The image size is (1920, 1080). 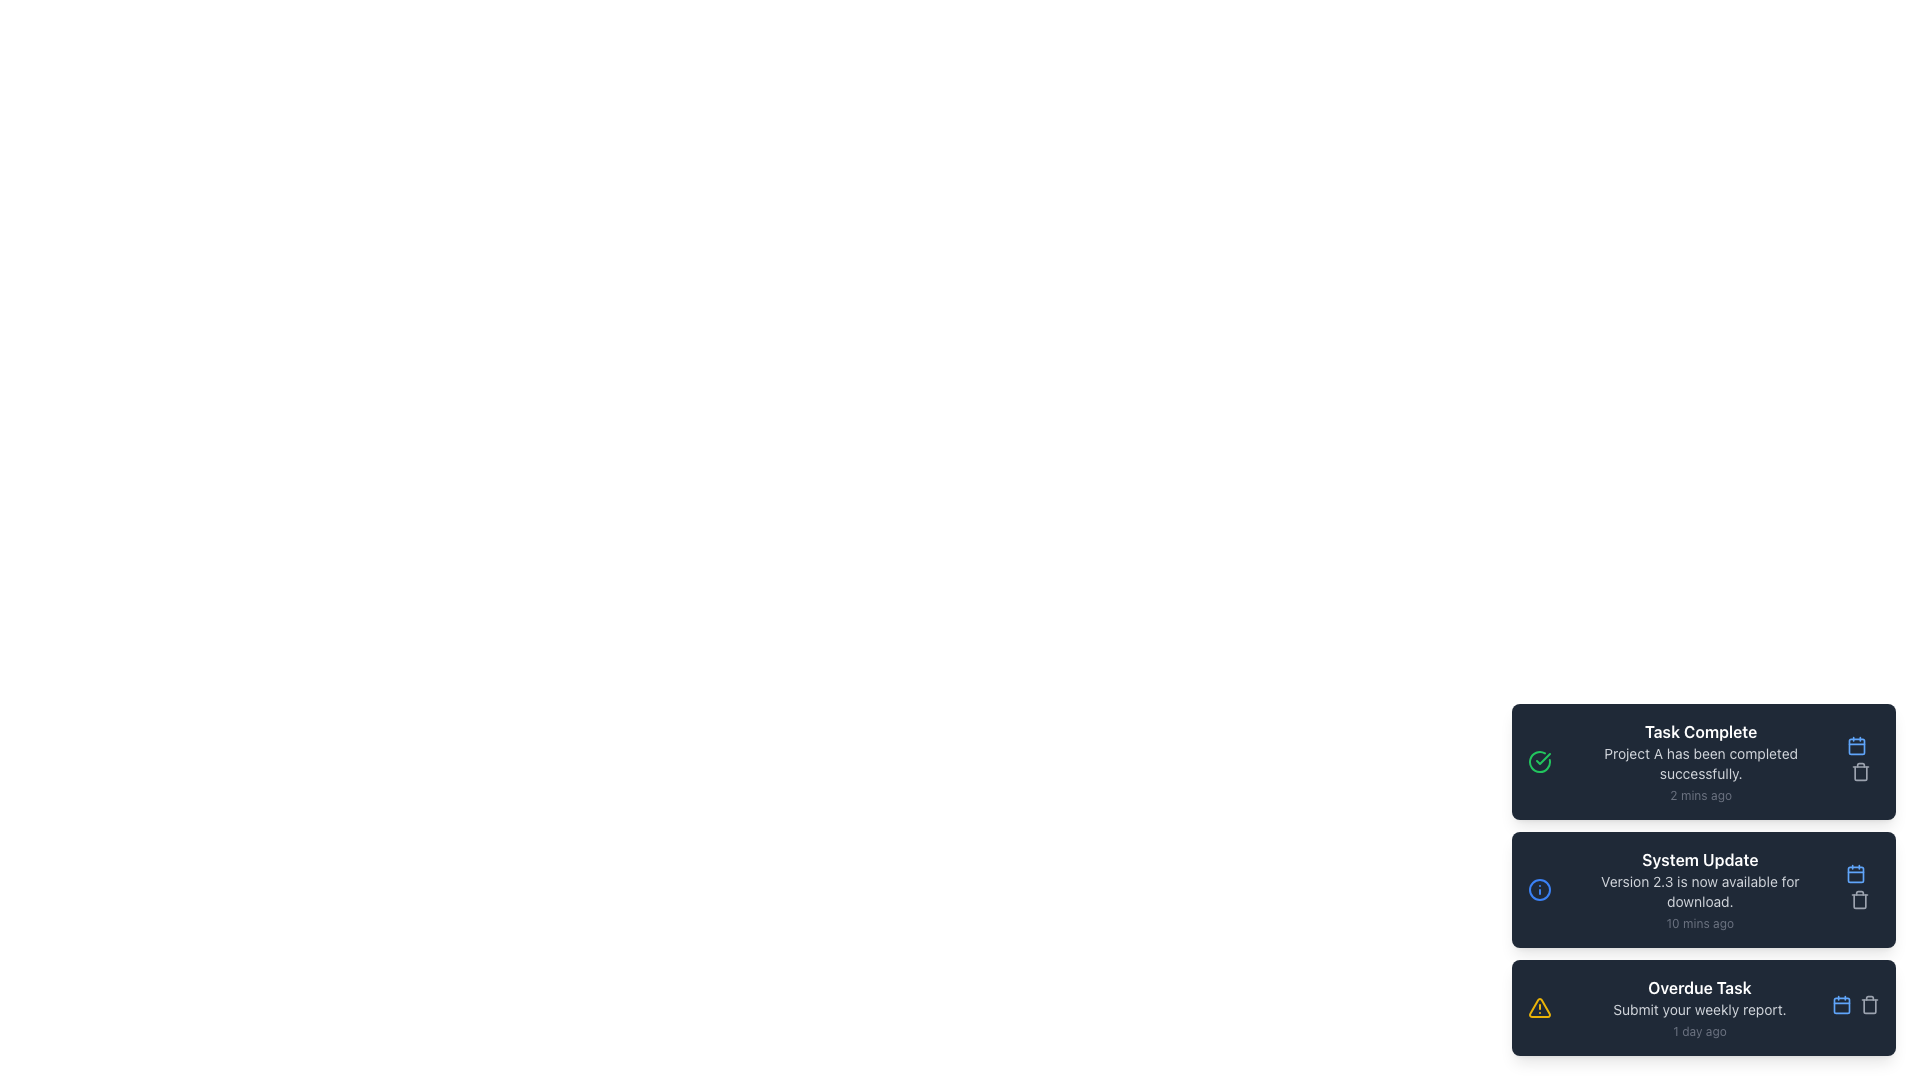 I want to click on the small blue calendar icon button located at the bottom-right corner of the notification card, so click(x=1856, y=745).